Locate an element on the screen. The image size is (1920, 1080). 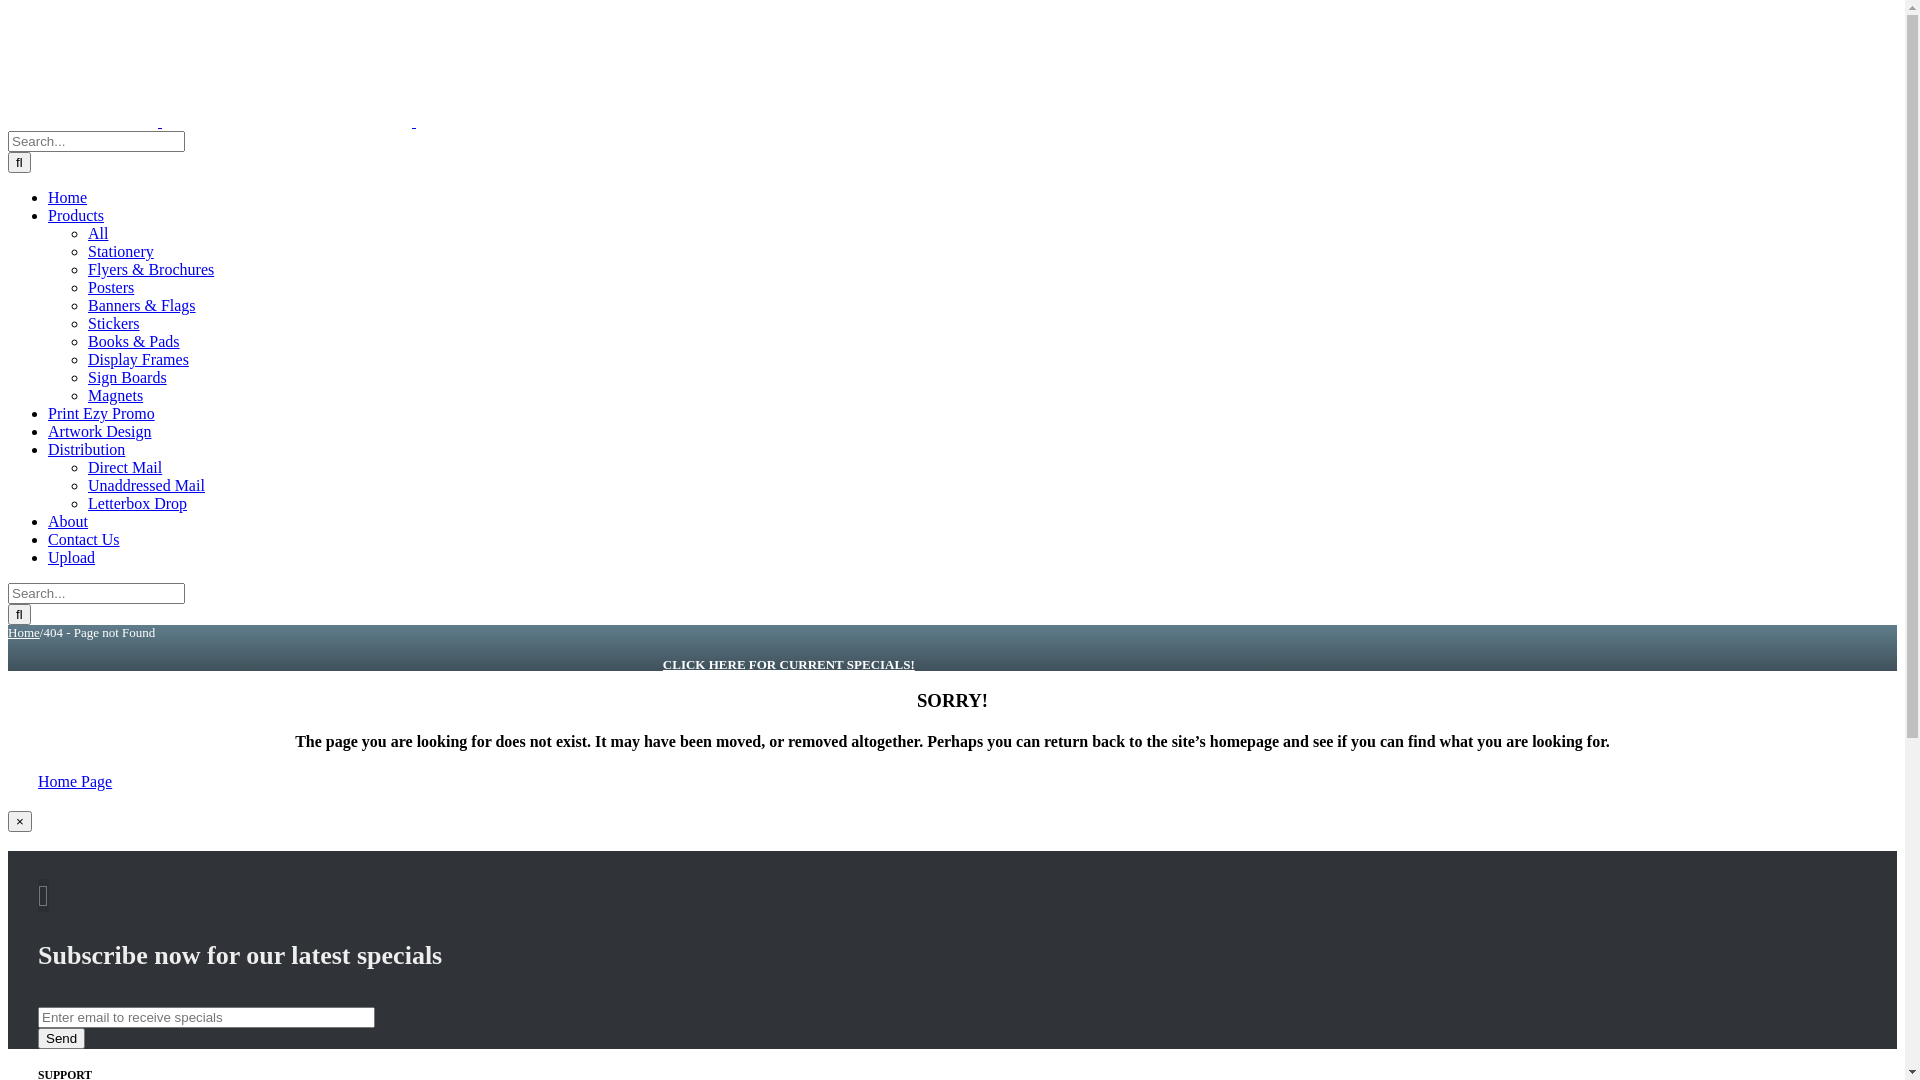
'Flyers & Brochures' is located at coordinates (149, 268).